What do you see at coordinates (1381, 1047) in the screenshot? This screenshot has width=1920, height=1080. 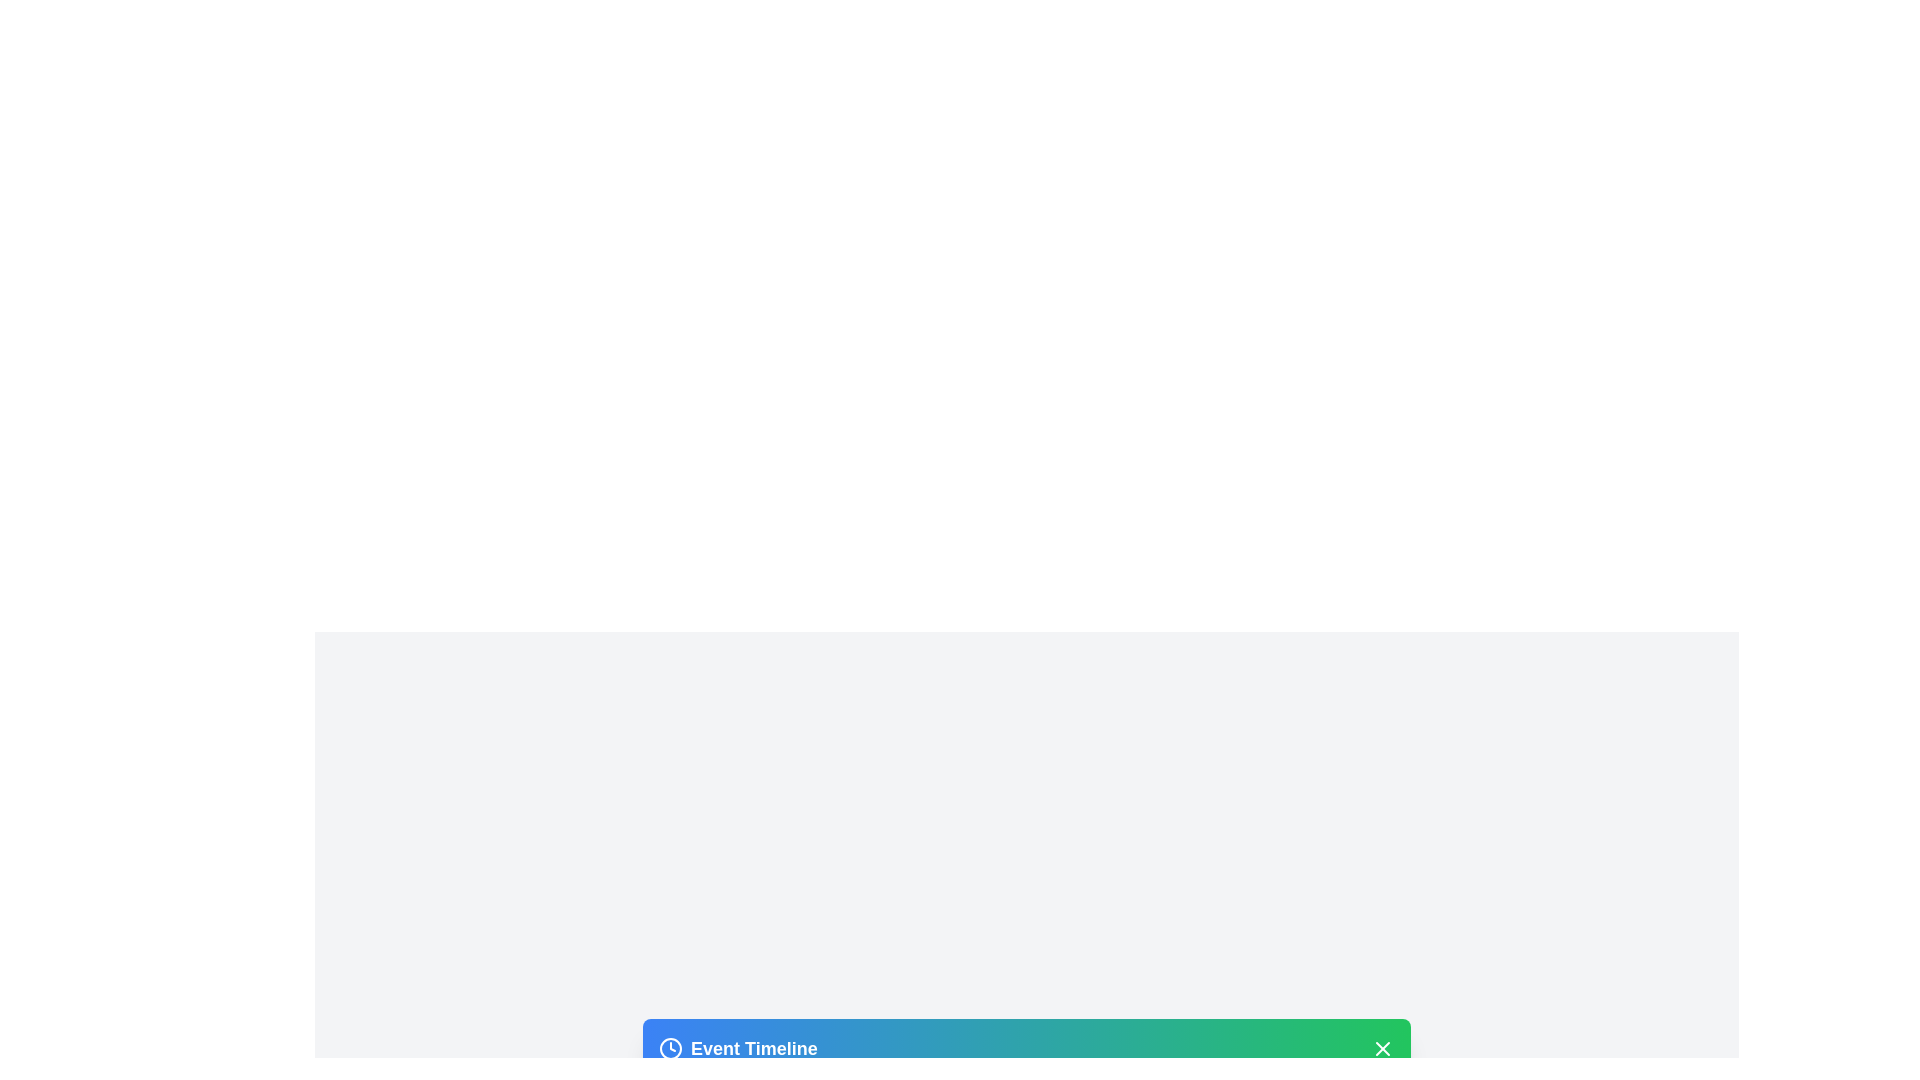 I see `the close button at the top-right corner of the MultimediaDialog` at bounding box center [1381, 1047].